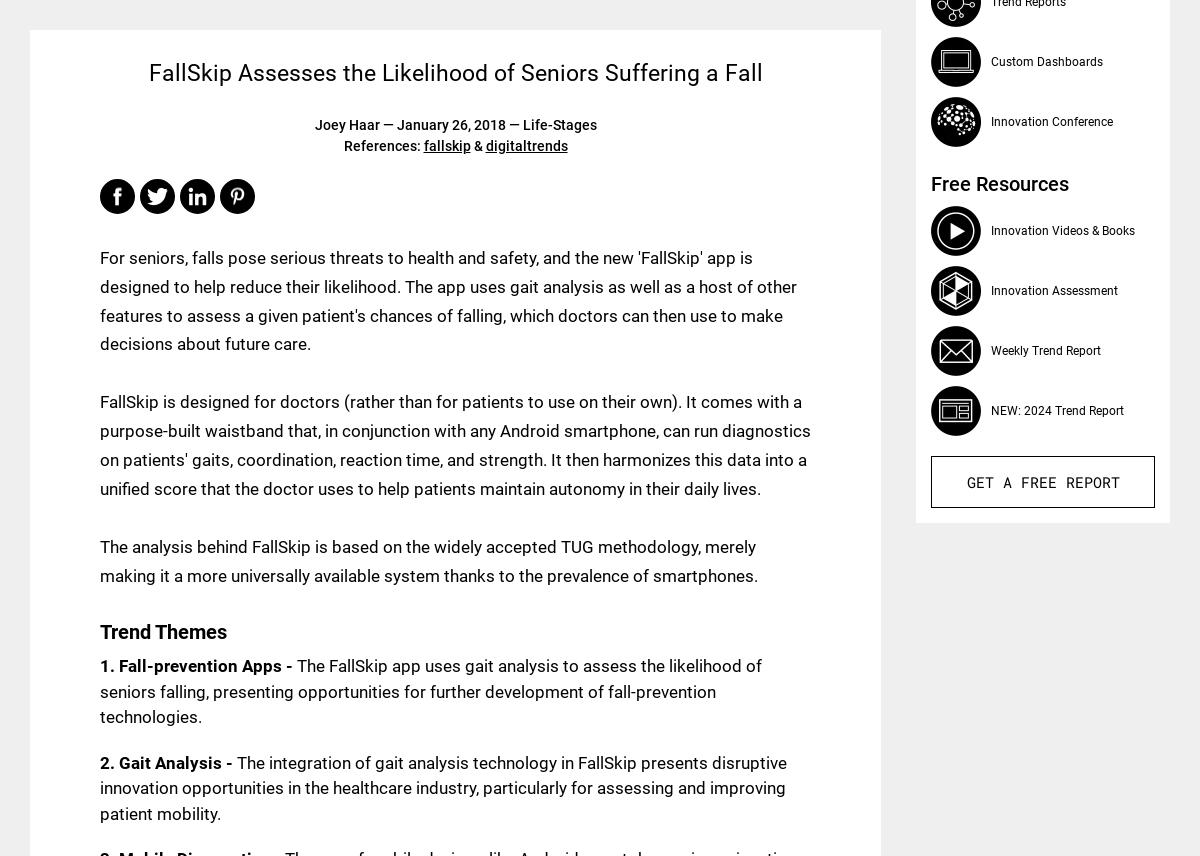 This screenshot has height=856, width=1200. What do you see at coordinates (1086, 481) in the screenshot?
I see `'Report'` at bounding box center [1086, 481].